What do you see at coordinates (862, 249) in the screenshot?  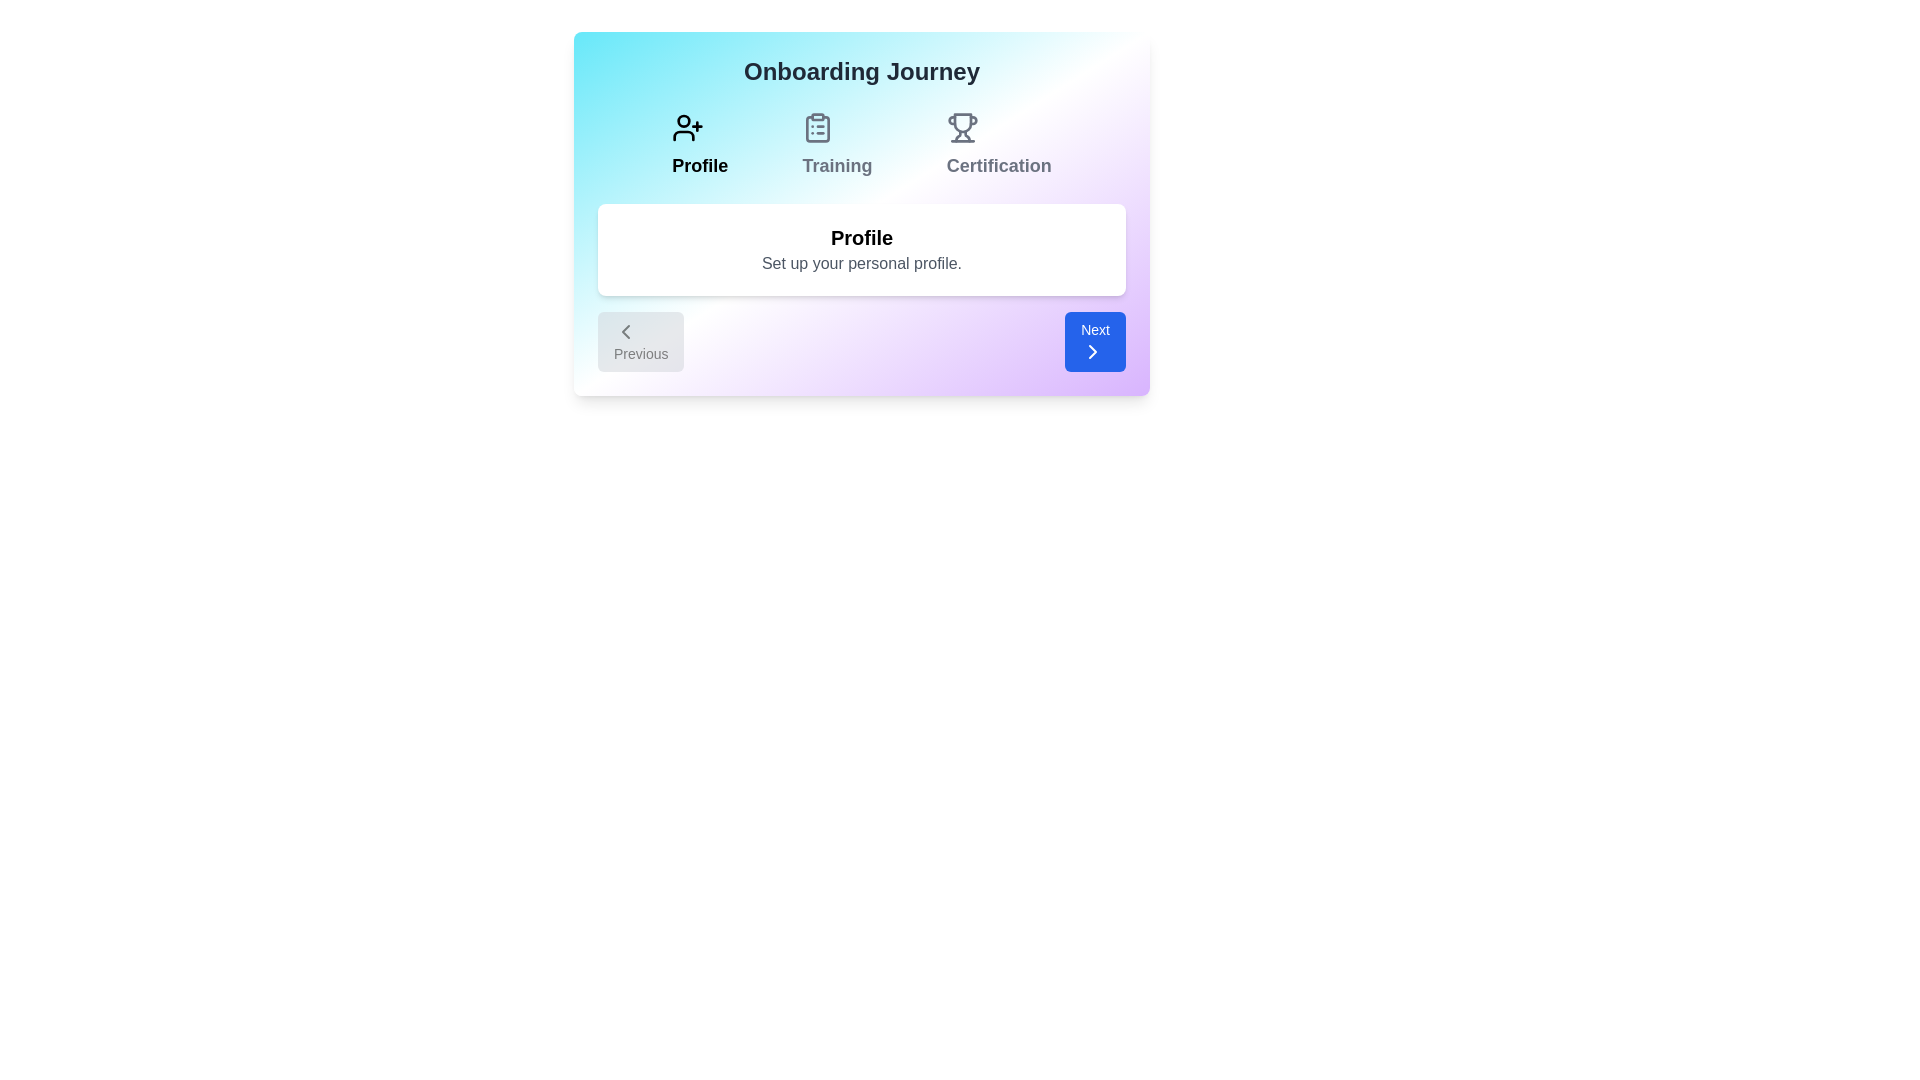 I see `the text area displaying the current onboarding step's description and read its content` at bounding box center [862, 249].